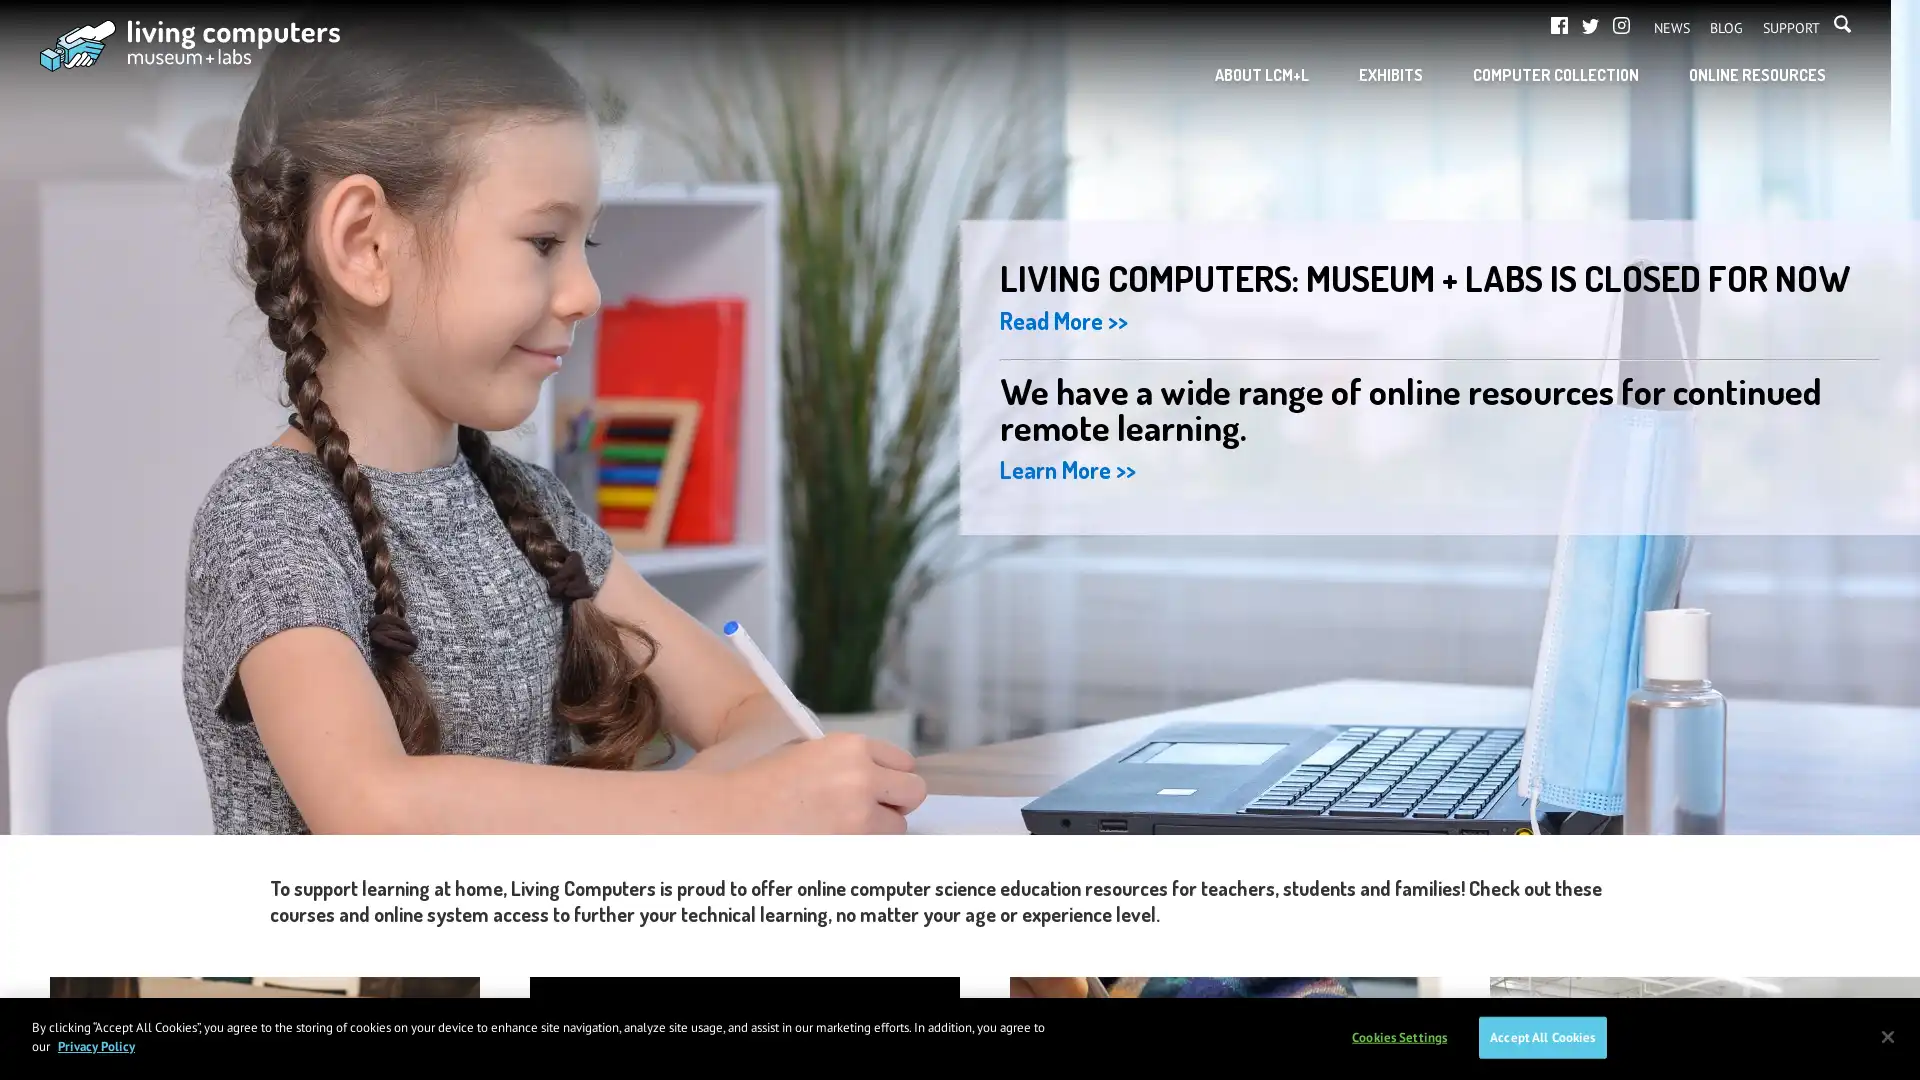  I want to click on Accept All Cookies, so click(1541, 1036).